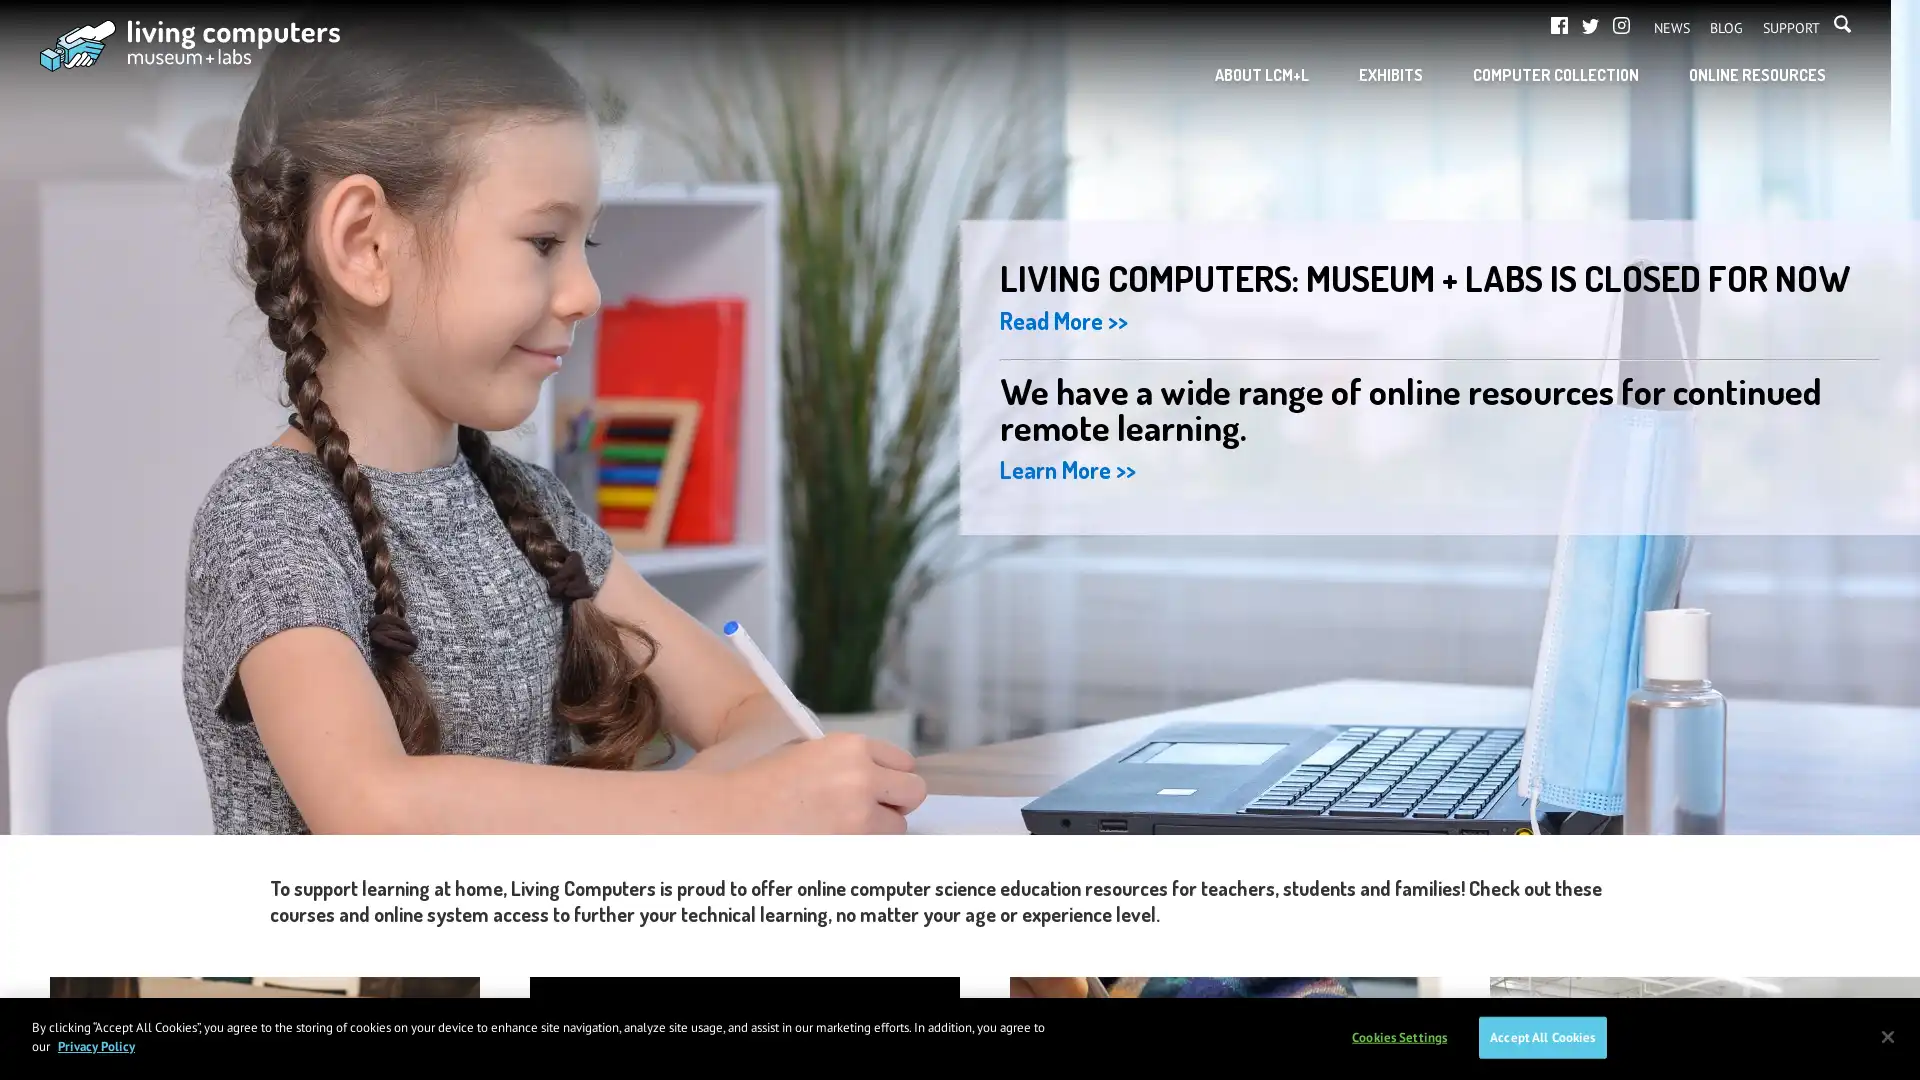  I want to click on Accept All Cookies, so click(1541, 1036).